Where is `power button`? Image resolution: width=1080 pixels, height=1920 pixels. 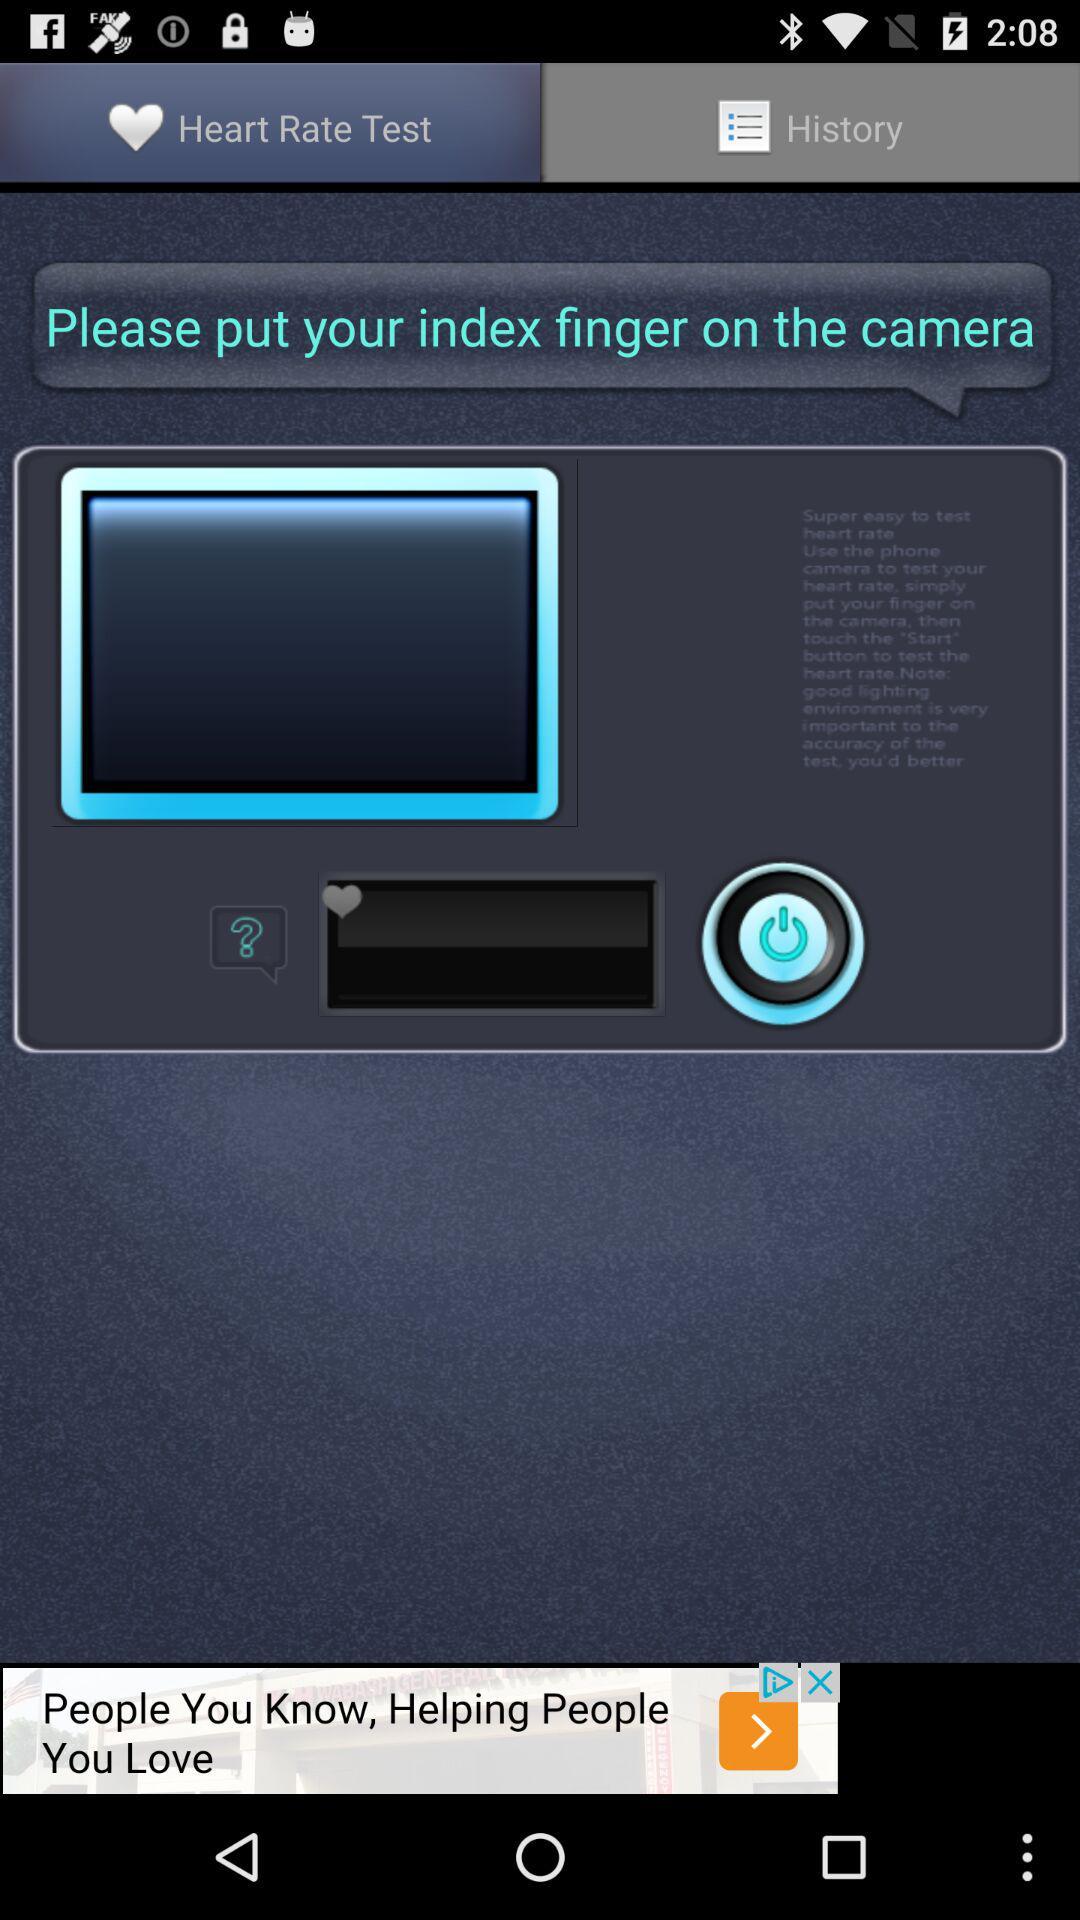 power button is located at coordinates (782, 942).